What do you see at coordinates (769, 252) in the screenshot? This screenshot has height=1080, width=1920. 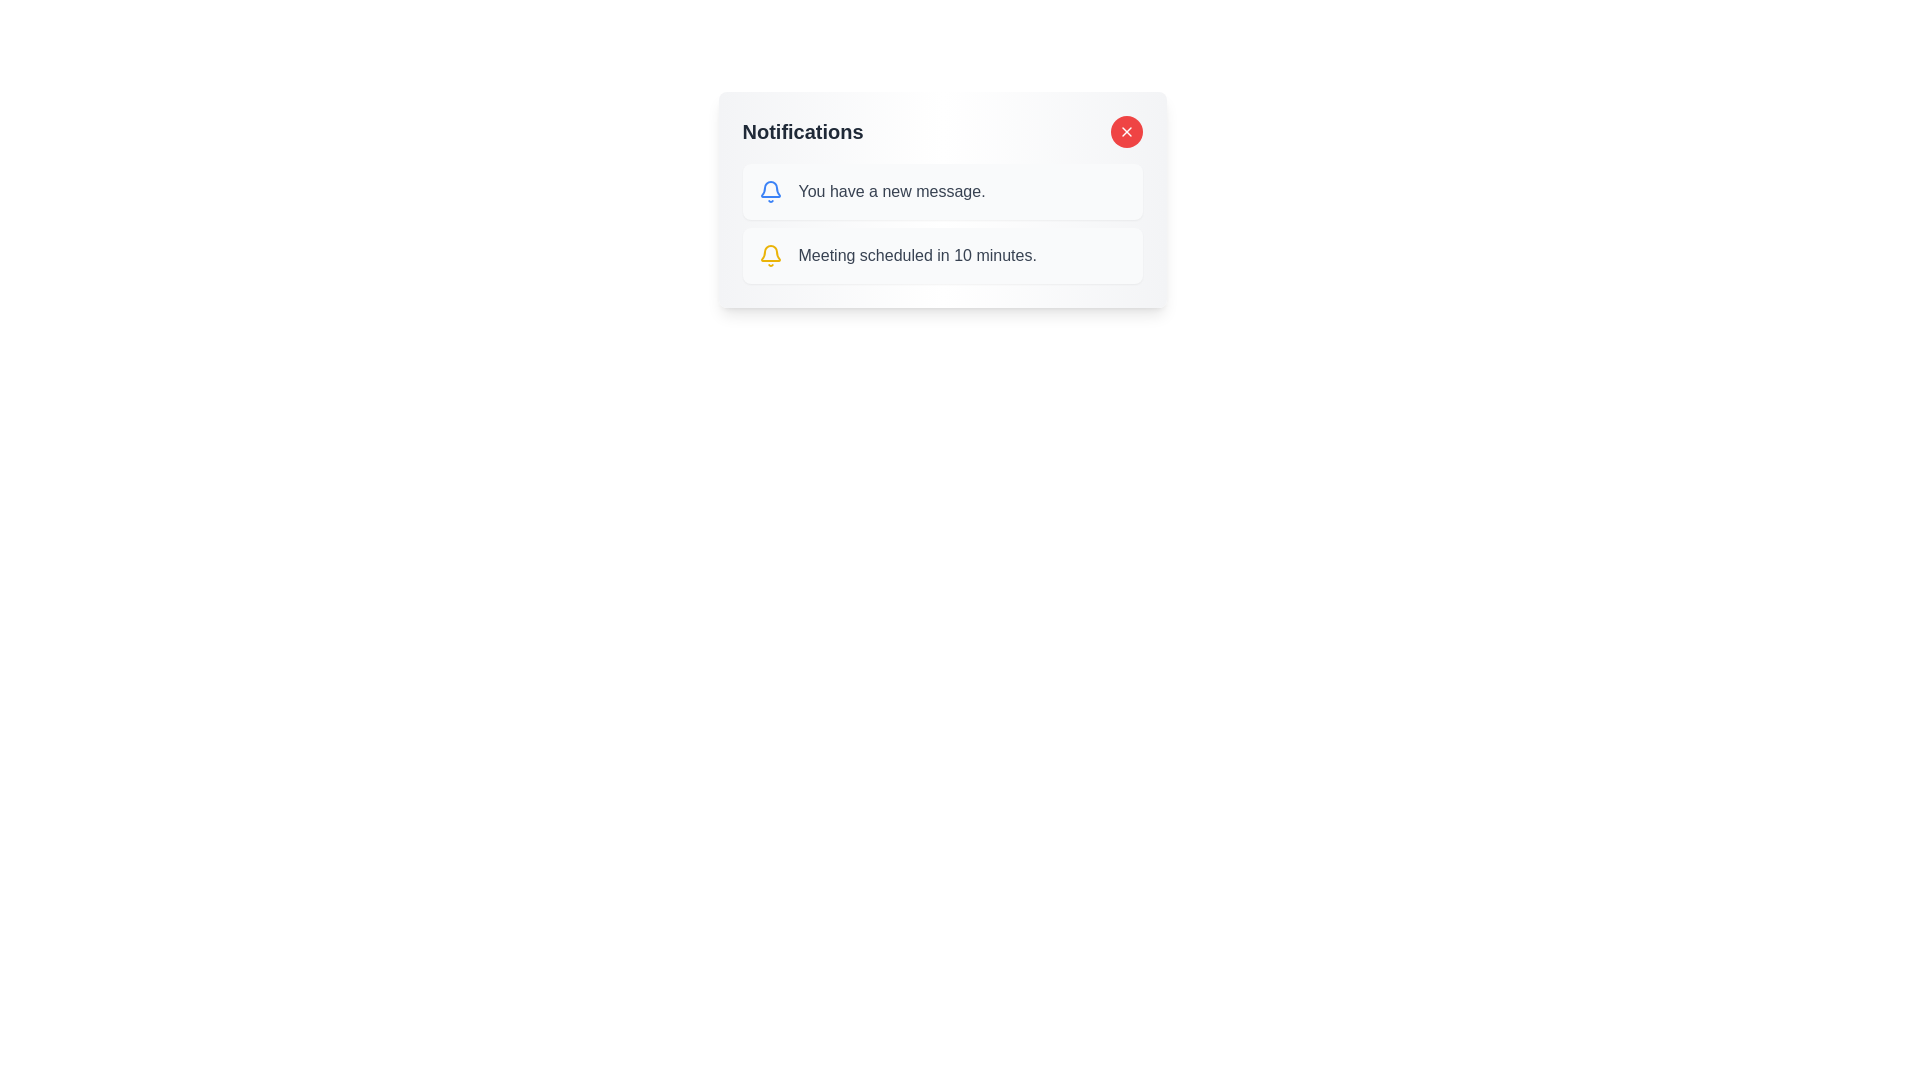 I see `the bell-shaped notification icon with a yellow border located in the notification panel to simulate interaction` at bounding box center [769, 252].